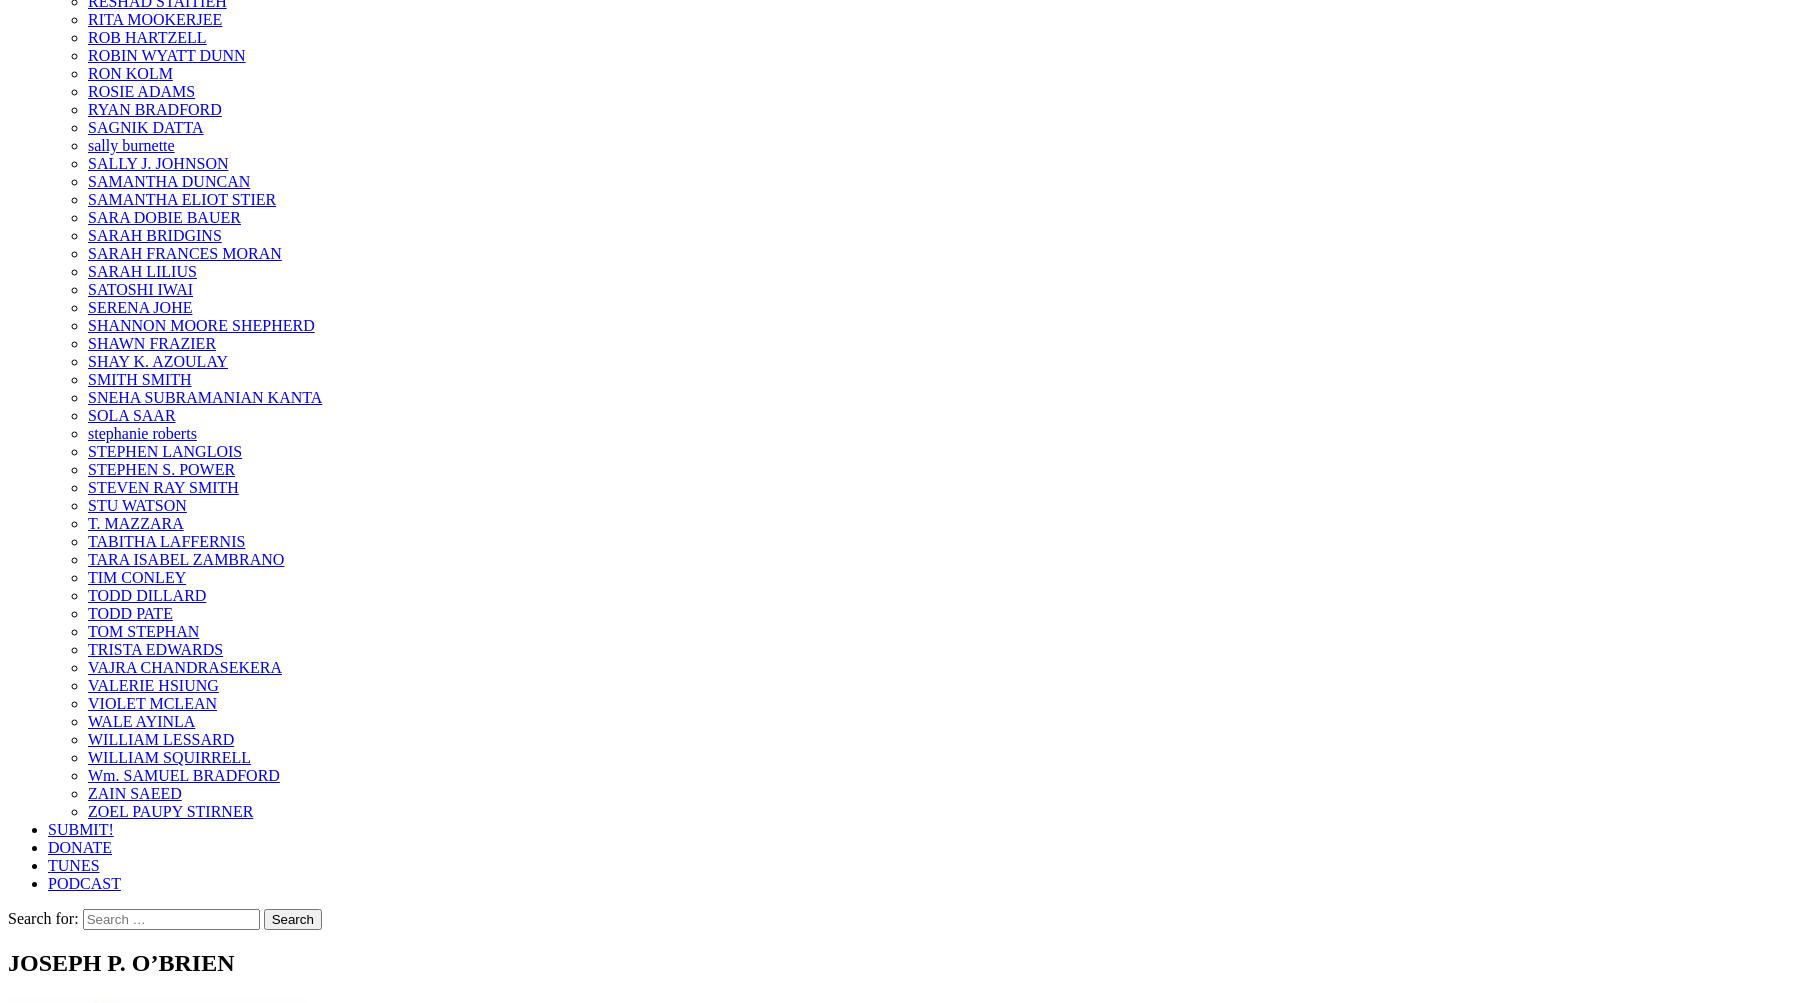 Image resolution: width=1800 pixels, height=1003 pixels. I want to click on 'PODCAST', so click(83, 883).